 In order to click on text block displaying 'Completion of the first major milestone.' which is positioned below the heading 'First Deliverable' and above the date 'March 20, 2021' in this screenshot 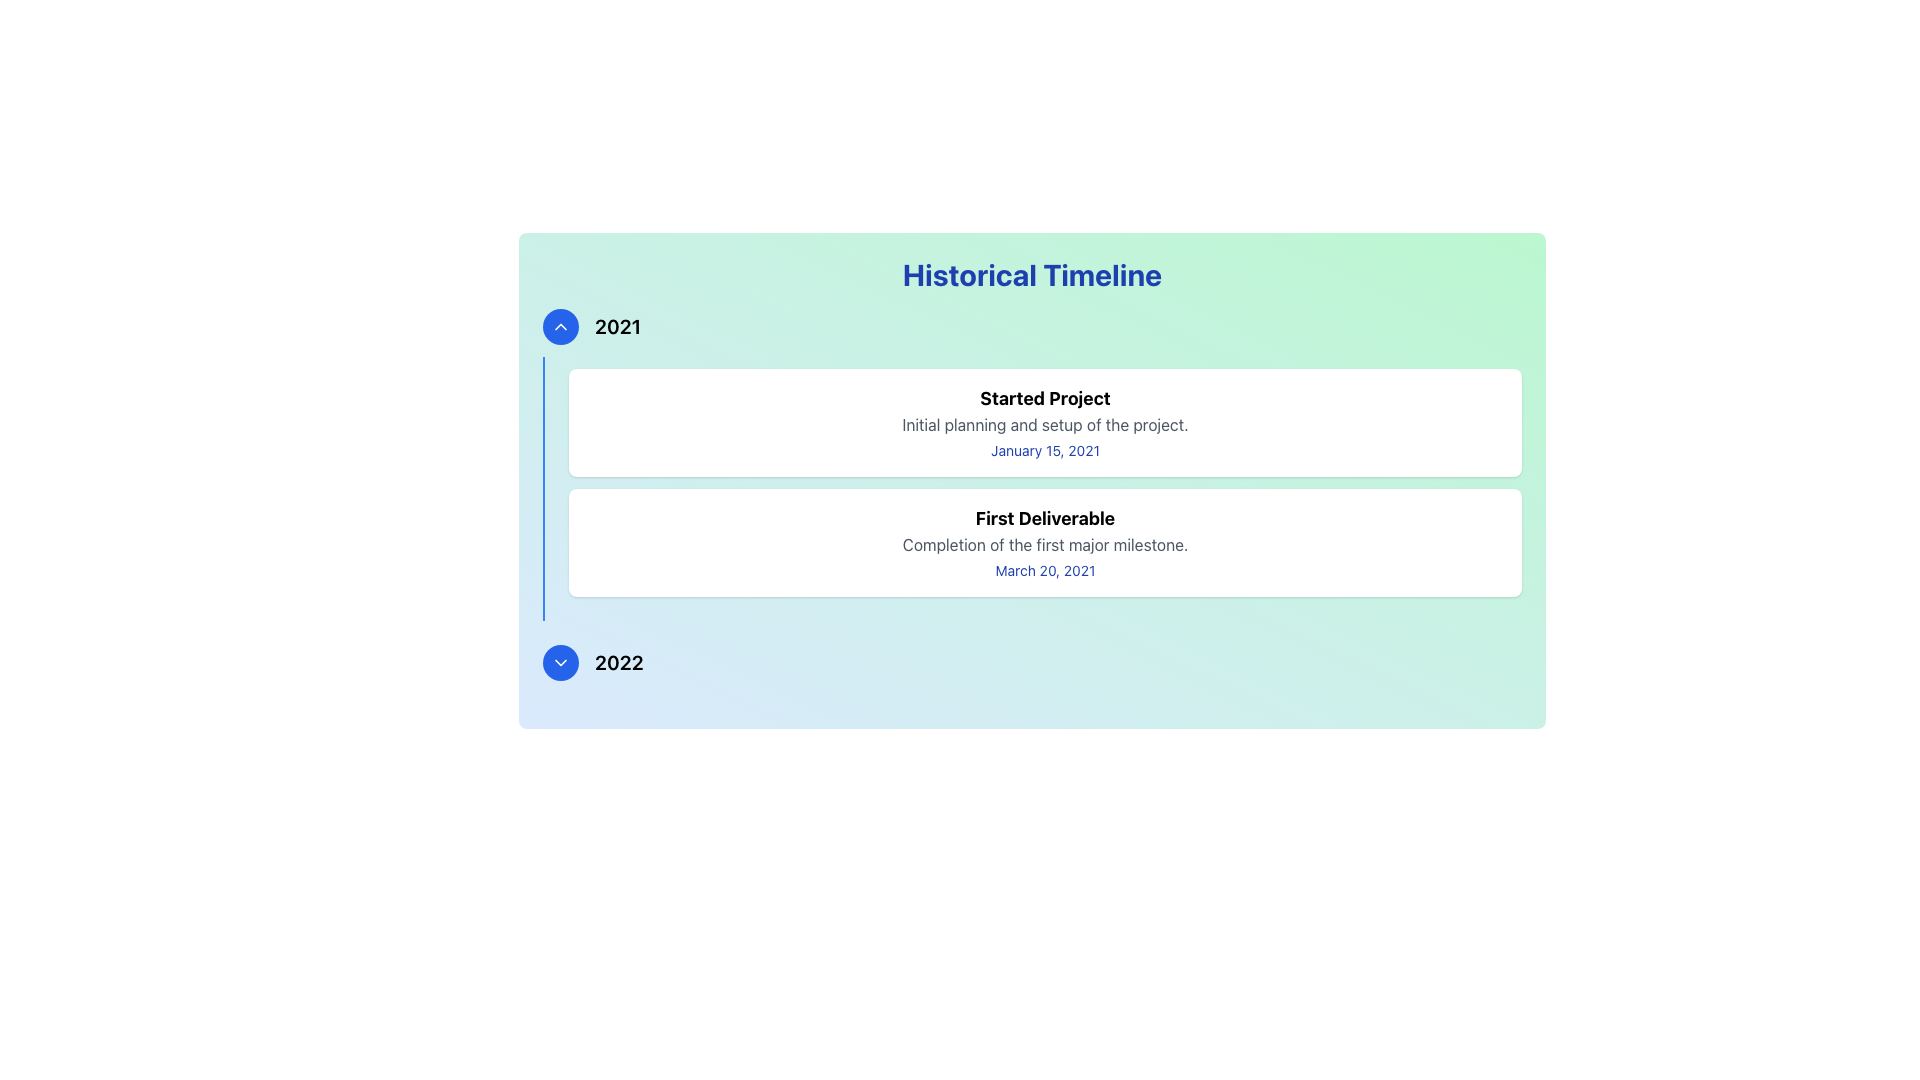, I will do `click(1044, 544)`.